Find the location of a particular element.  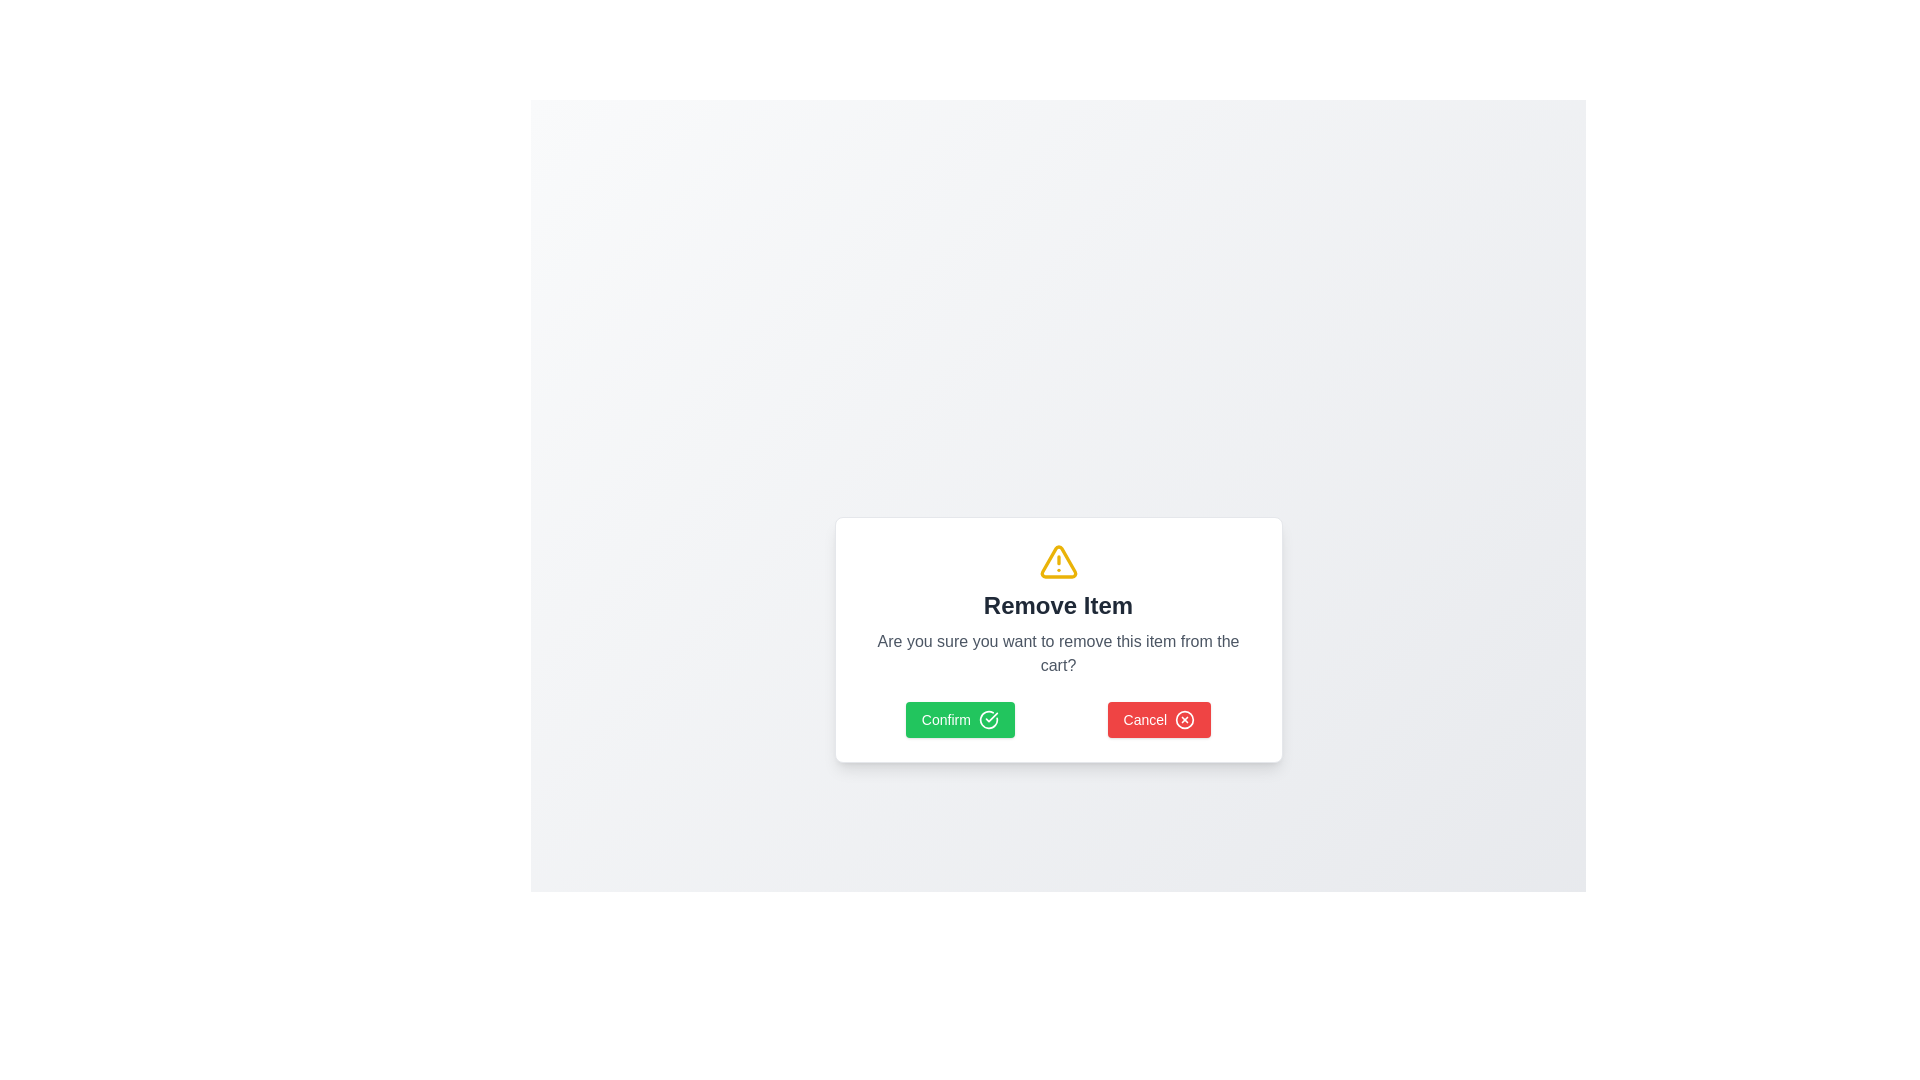

the warning icon located at the top of the 'Remove Item' dialog box, which serves as a cautionary symbol to grab the user's attention is located at coordinates (1057, 562).